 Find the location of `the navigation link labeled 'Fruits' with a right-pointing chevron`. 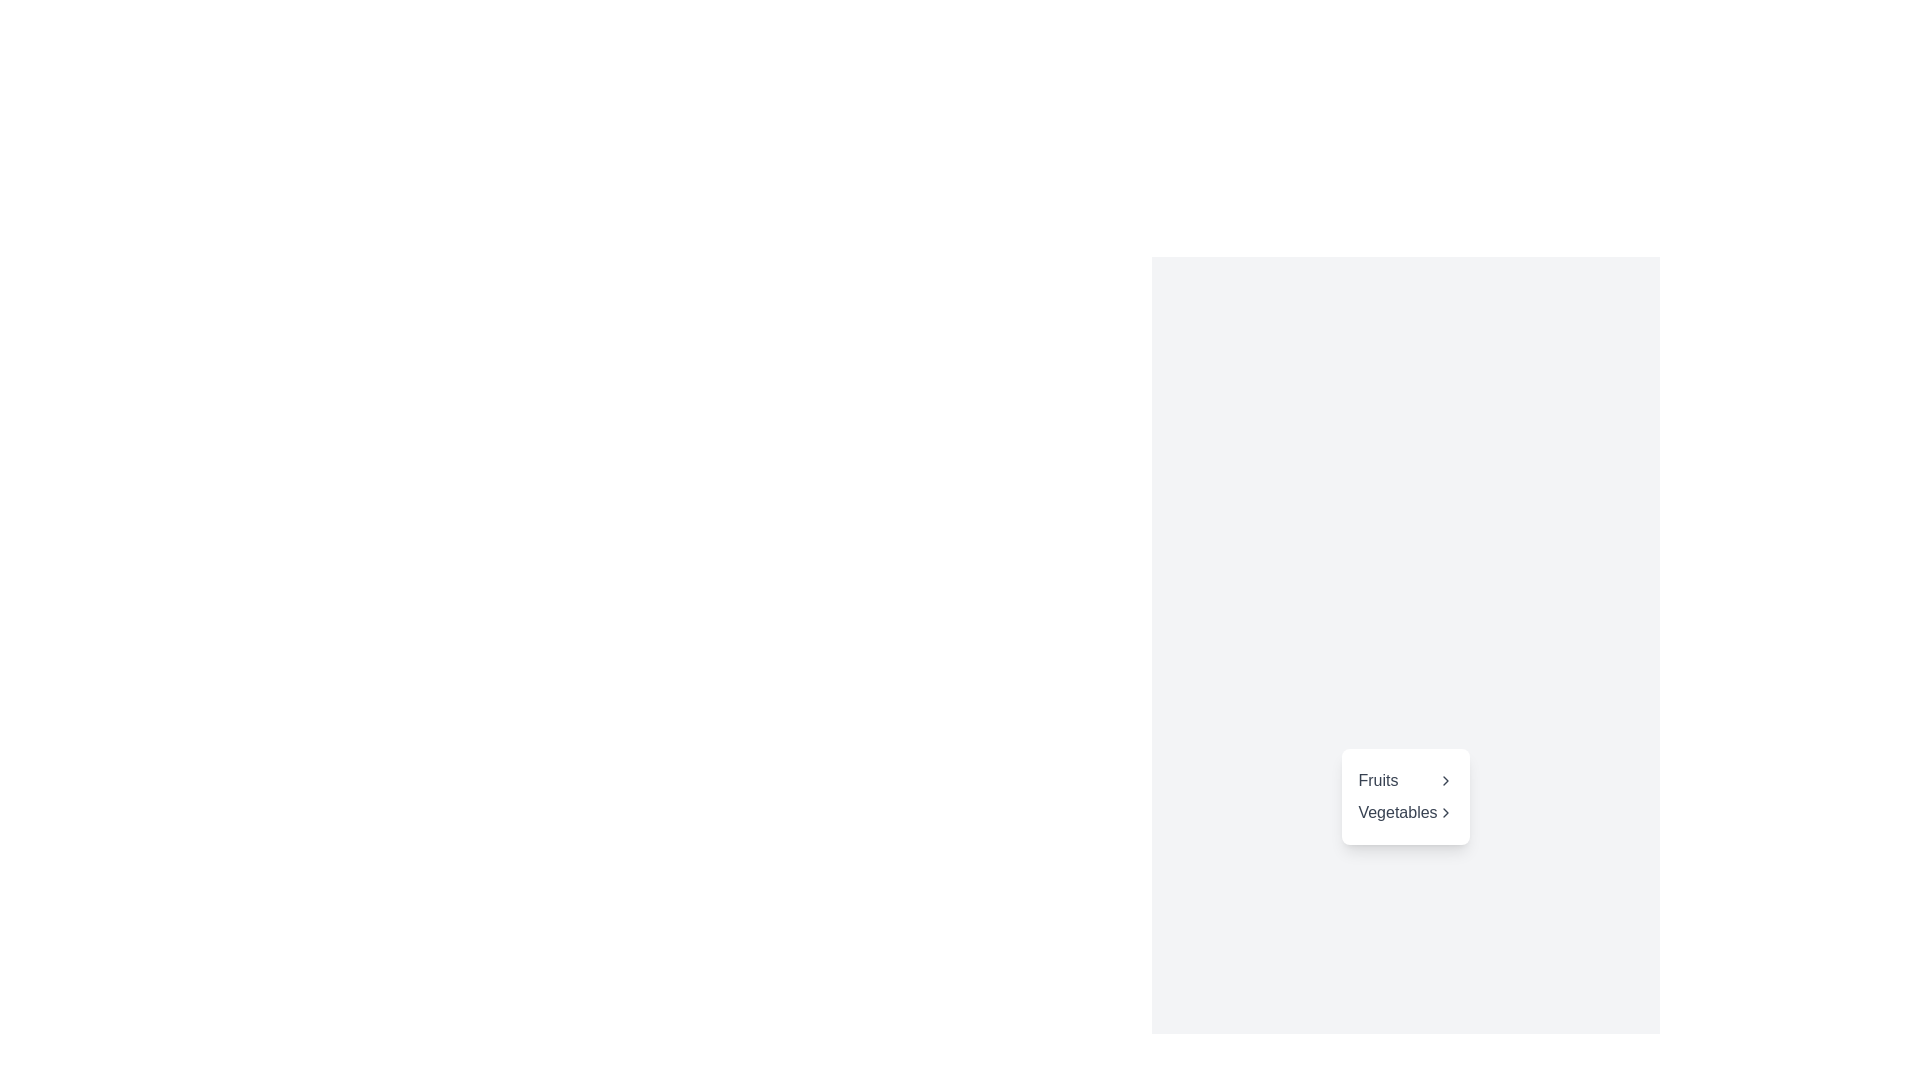

the navigation link labeled 'Fruits' with a right-pointing chevron is located at coordinates (1405, 779).